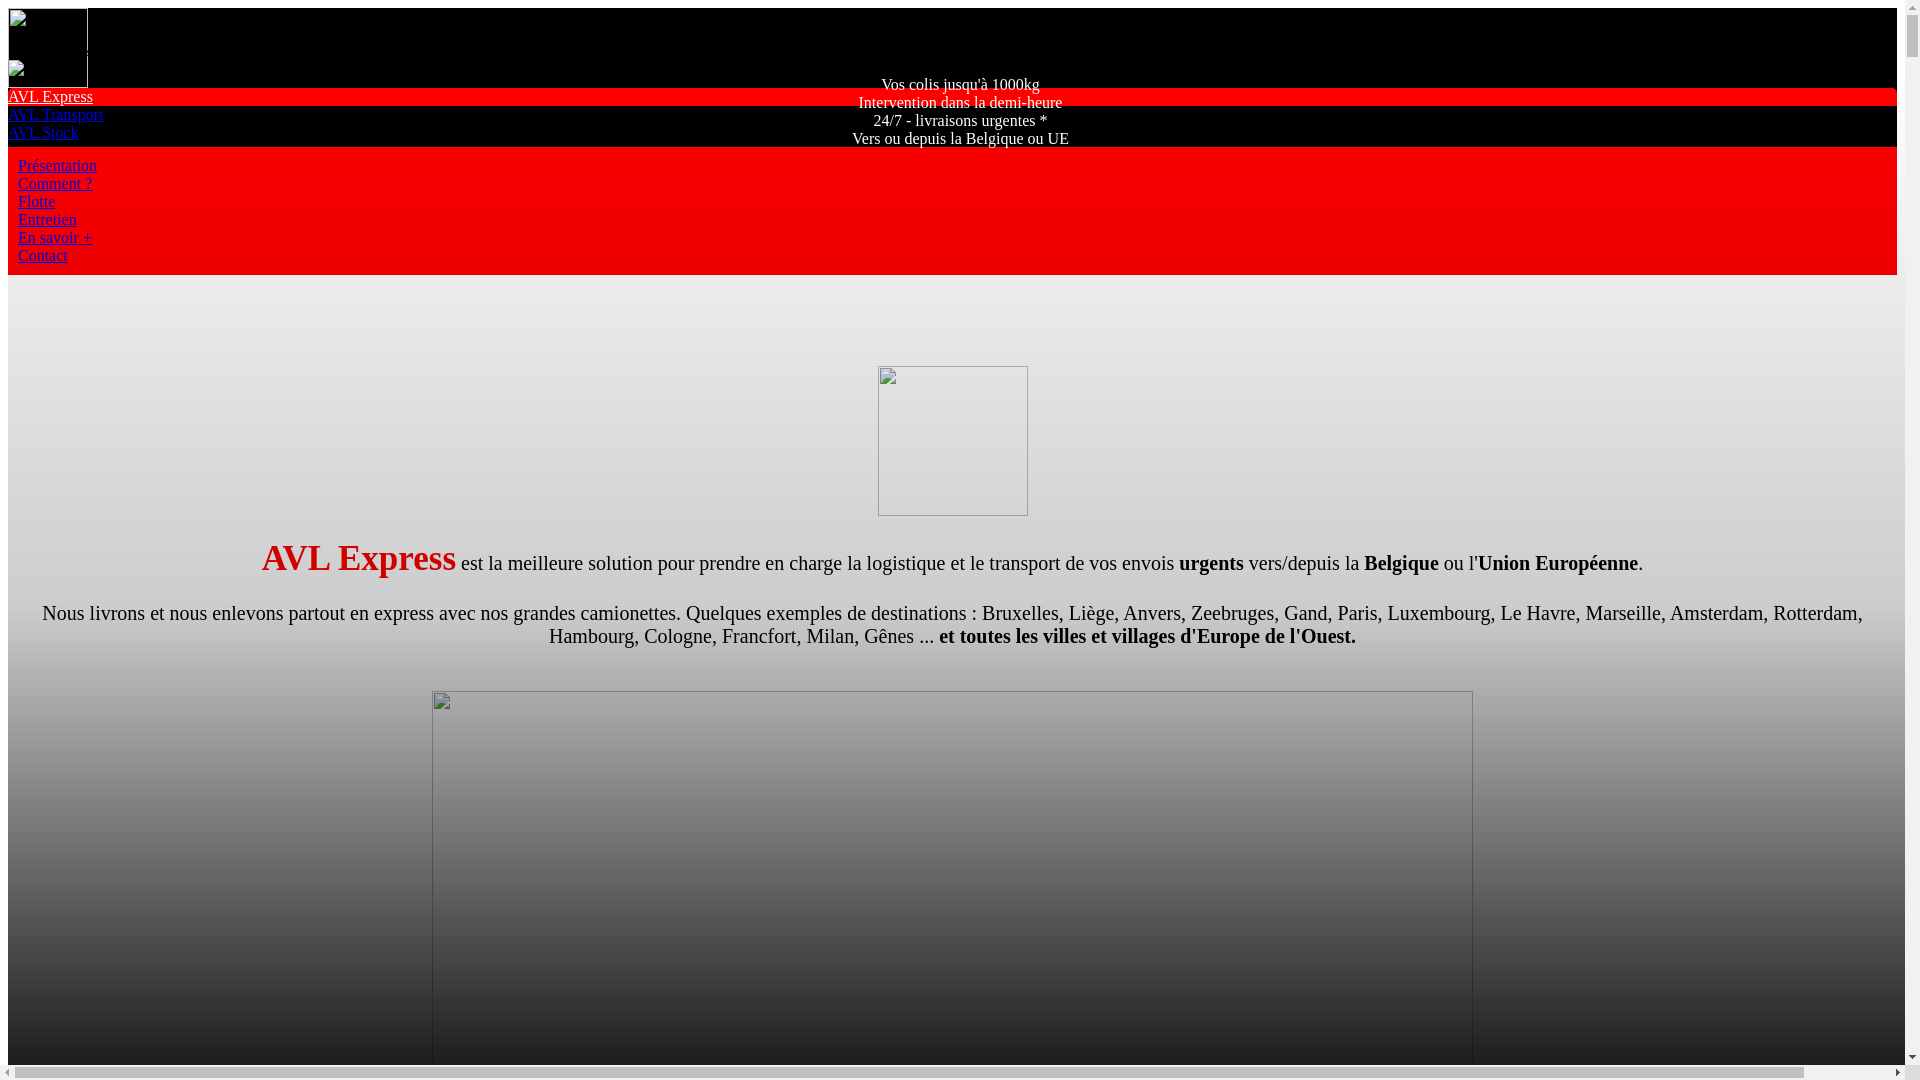 The image size is (1920, 1080). I want to click on 'AVL Stock', so click(8, 132).